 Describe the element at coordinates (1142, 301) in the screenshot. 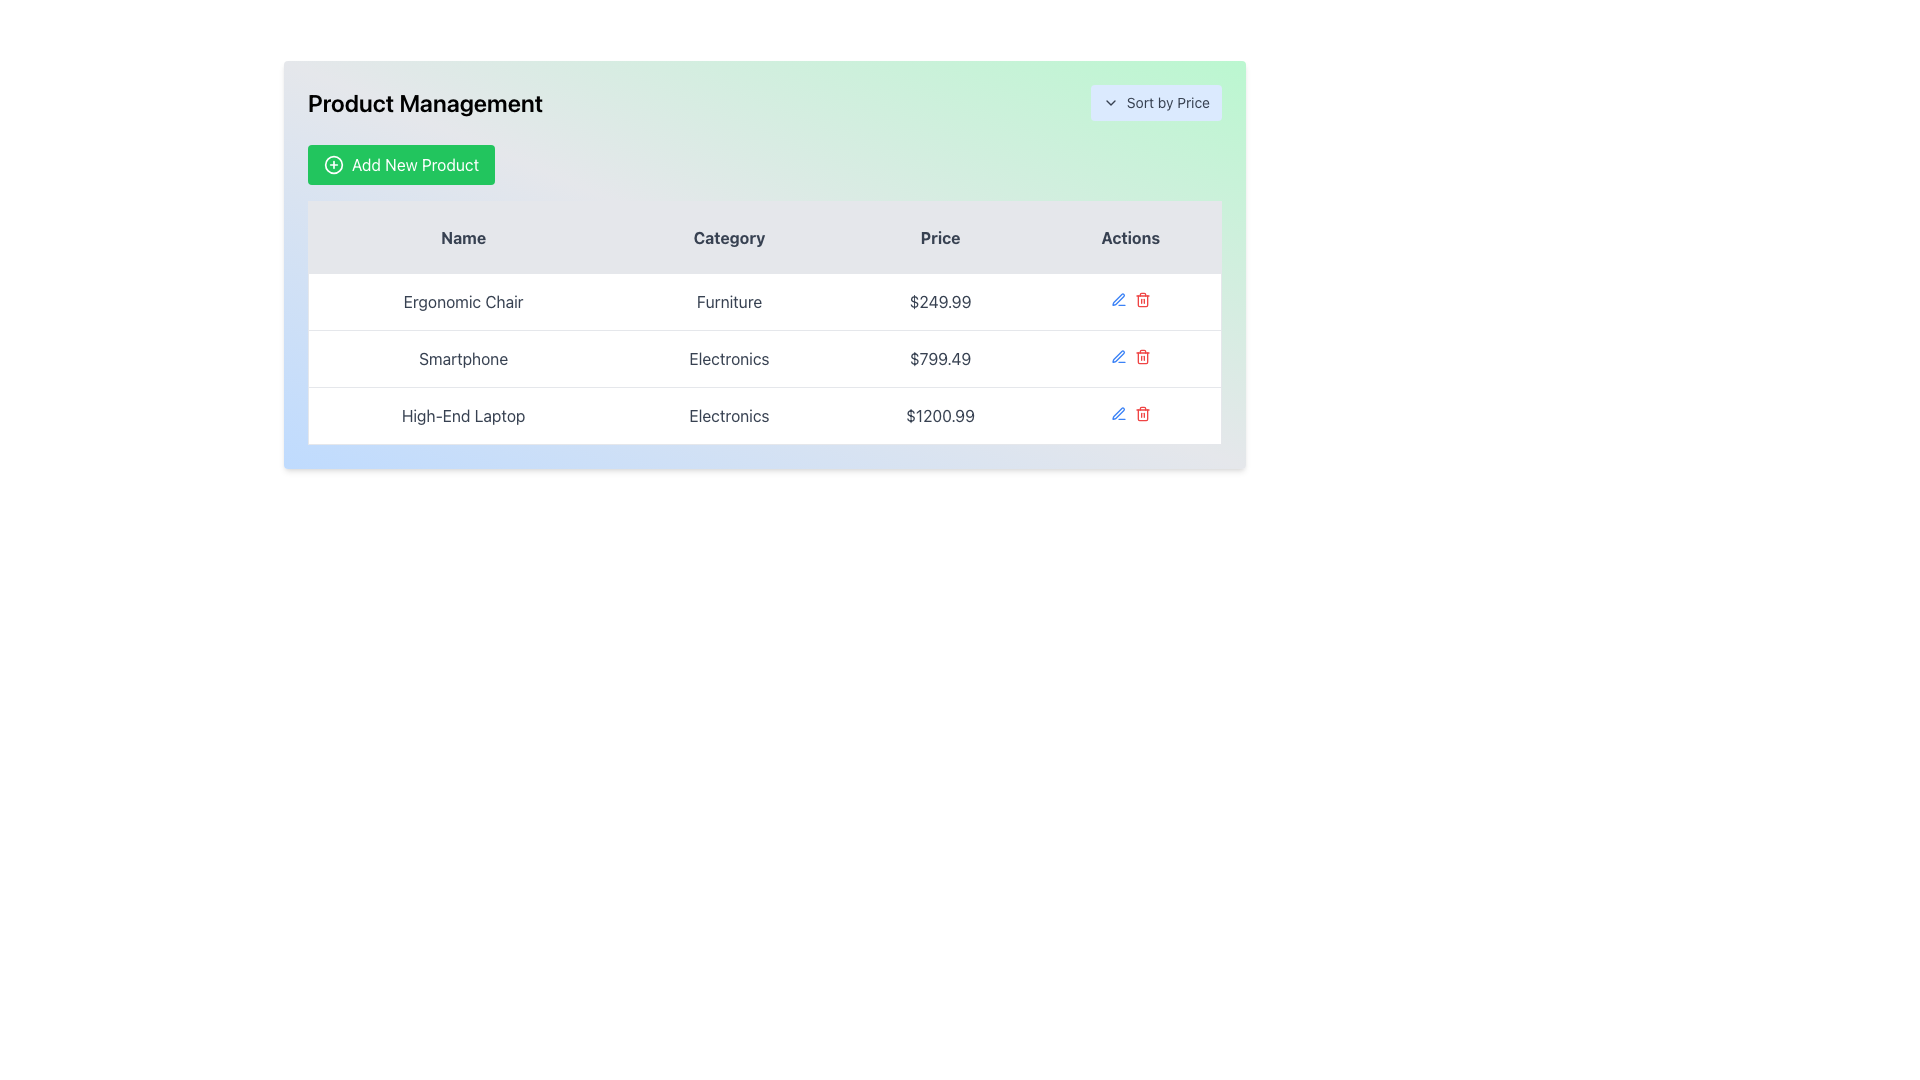

I see `the trash can icon in the 'Actions' column of the second row` at that location.